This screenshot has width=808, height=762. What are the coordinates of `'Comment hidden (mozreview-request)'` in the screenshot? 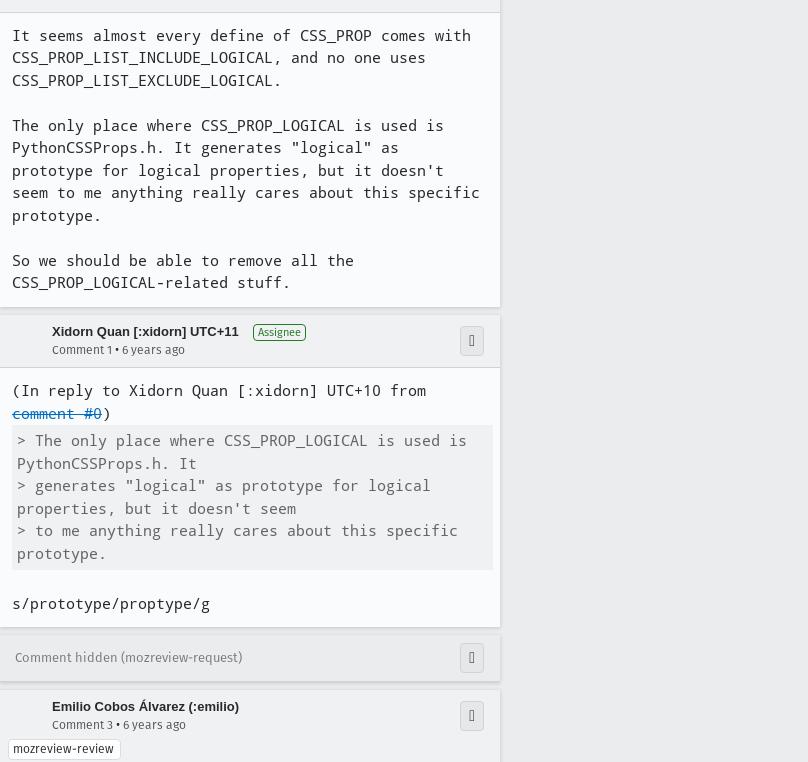 It's located at (127, 655).